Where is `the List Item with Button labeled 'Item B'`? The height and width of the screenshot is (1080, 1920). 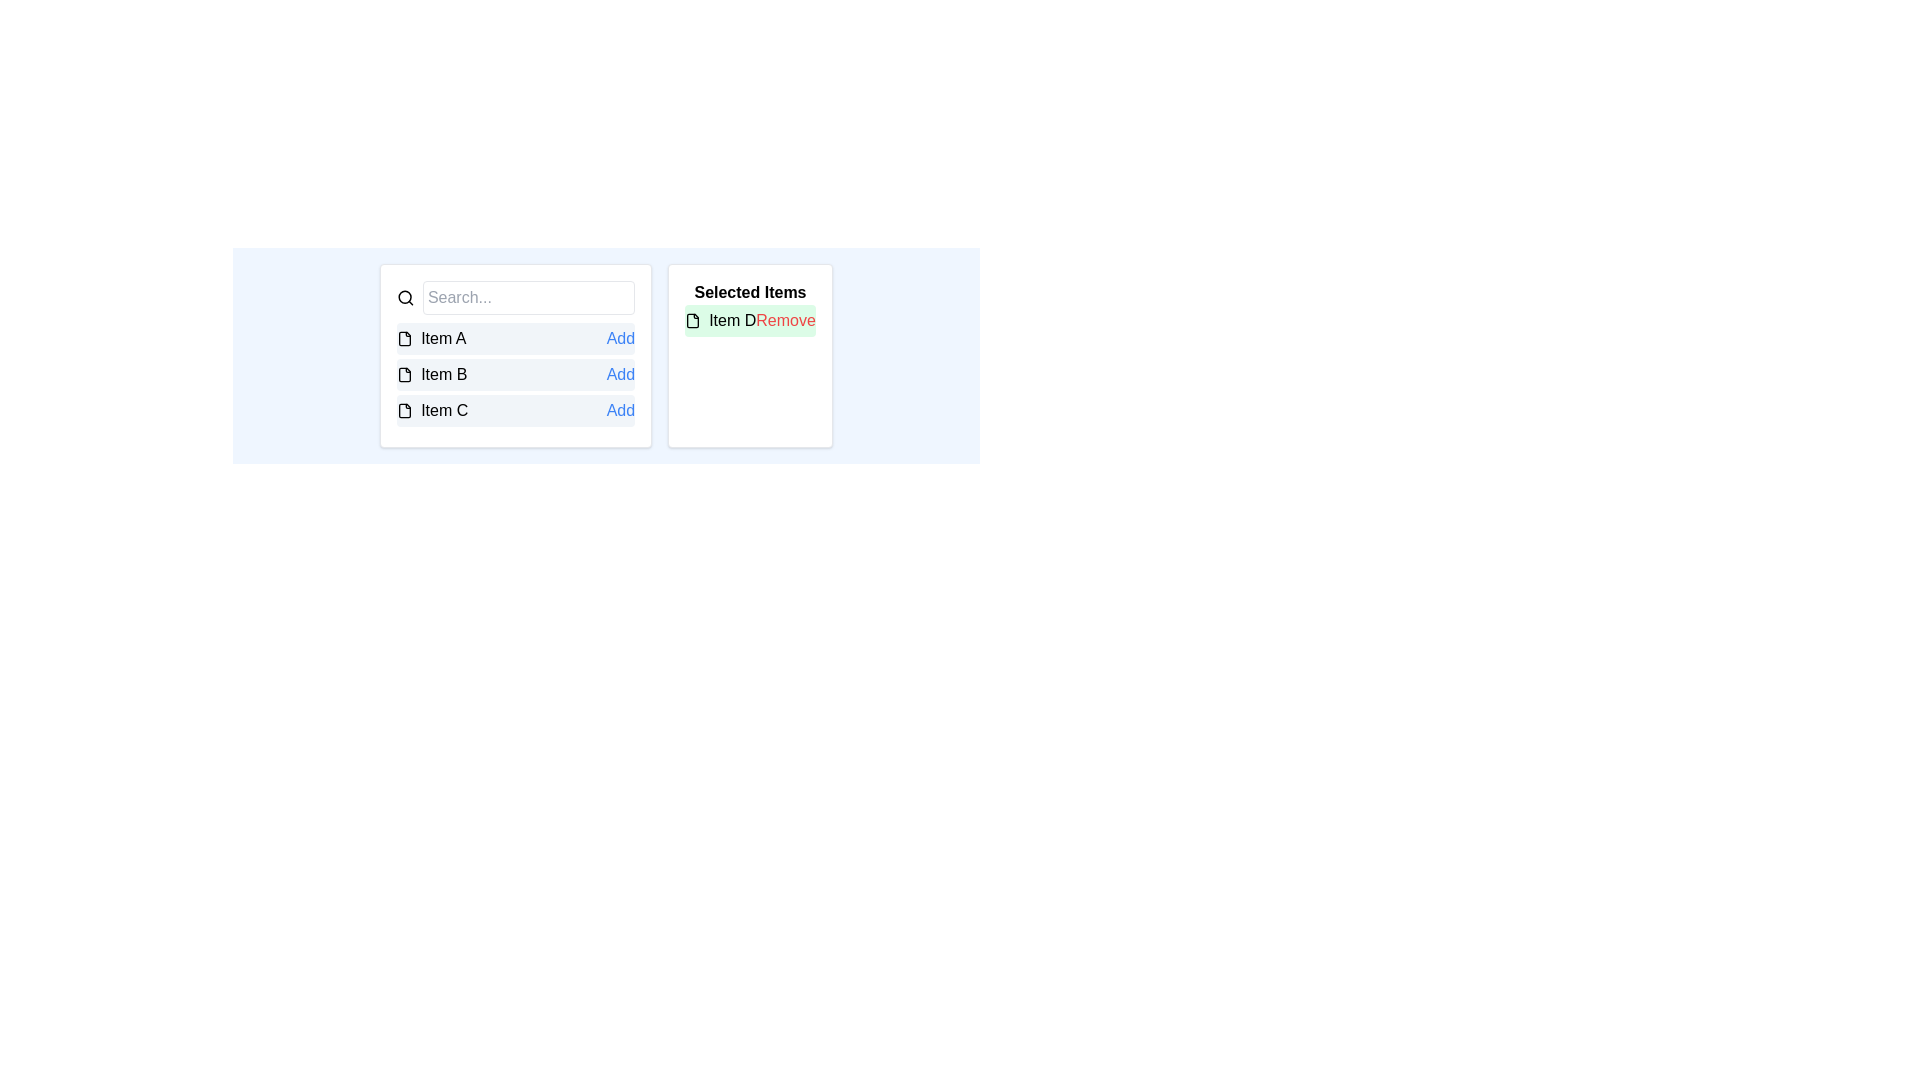
the List Item with Button labeled 'Item B' is located at coordinates (516, 374).